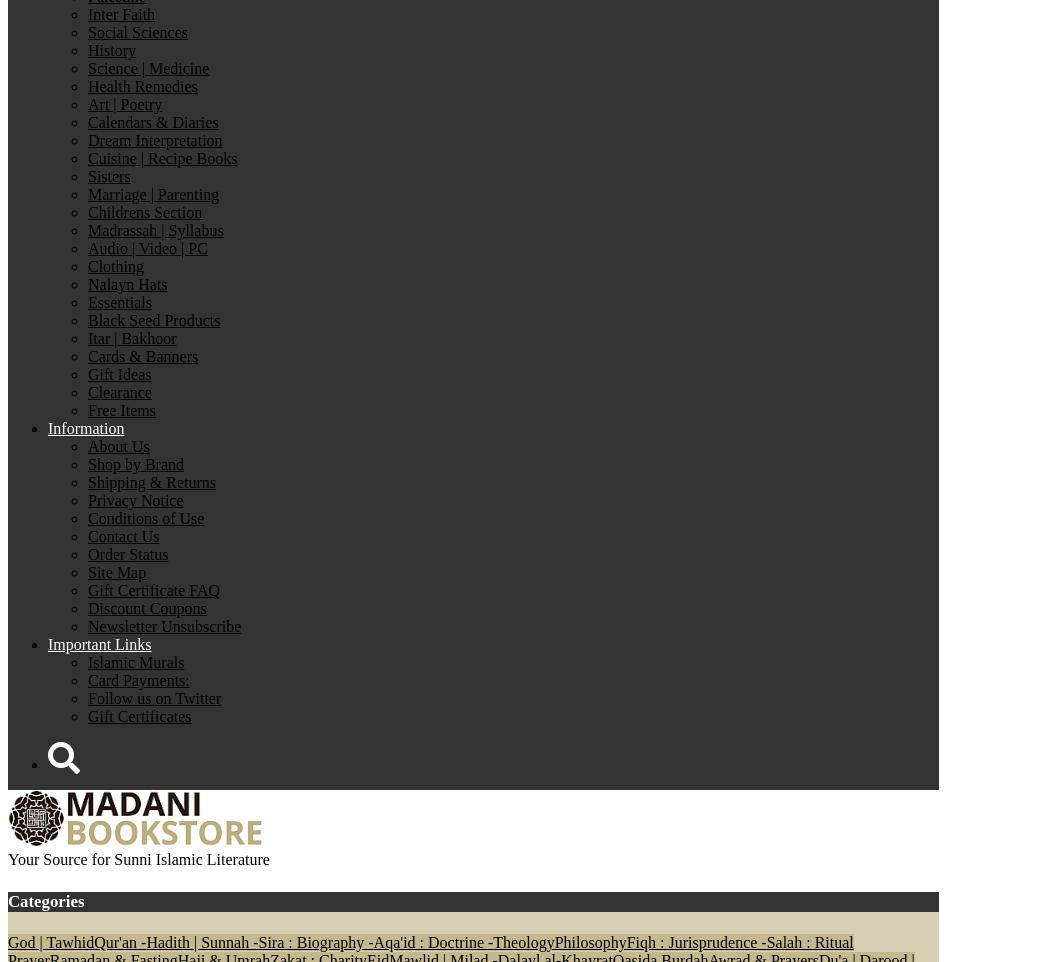 This screenshot has height=962, width=1050. Describe the element at coordinates (87, 499) in the screenshot. I see `'Privacy Notice'` at that location.